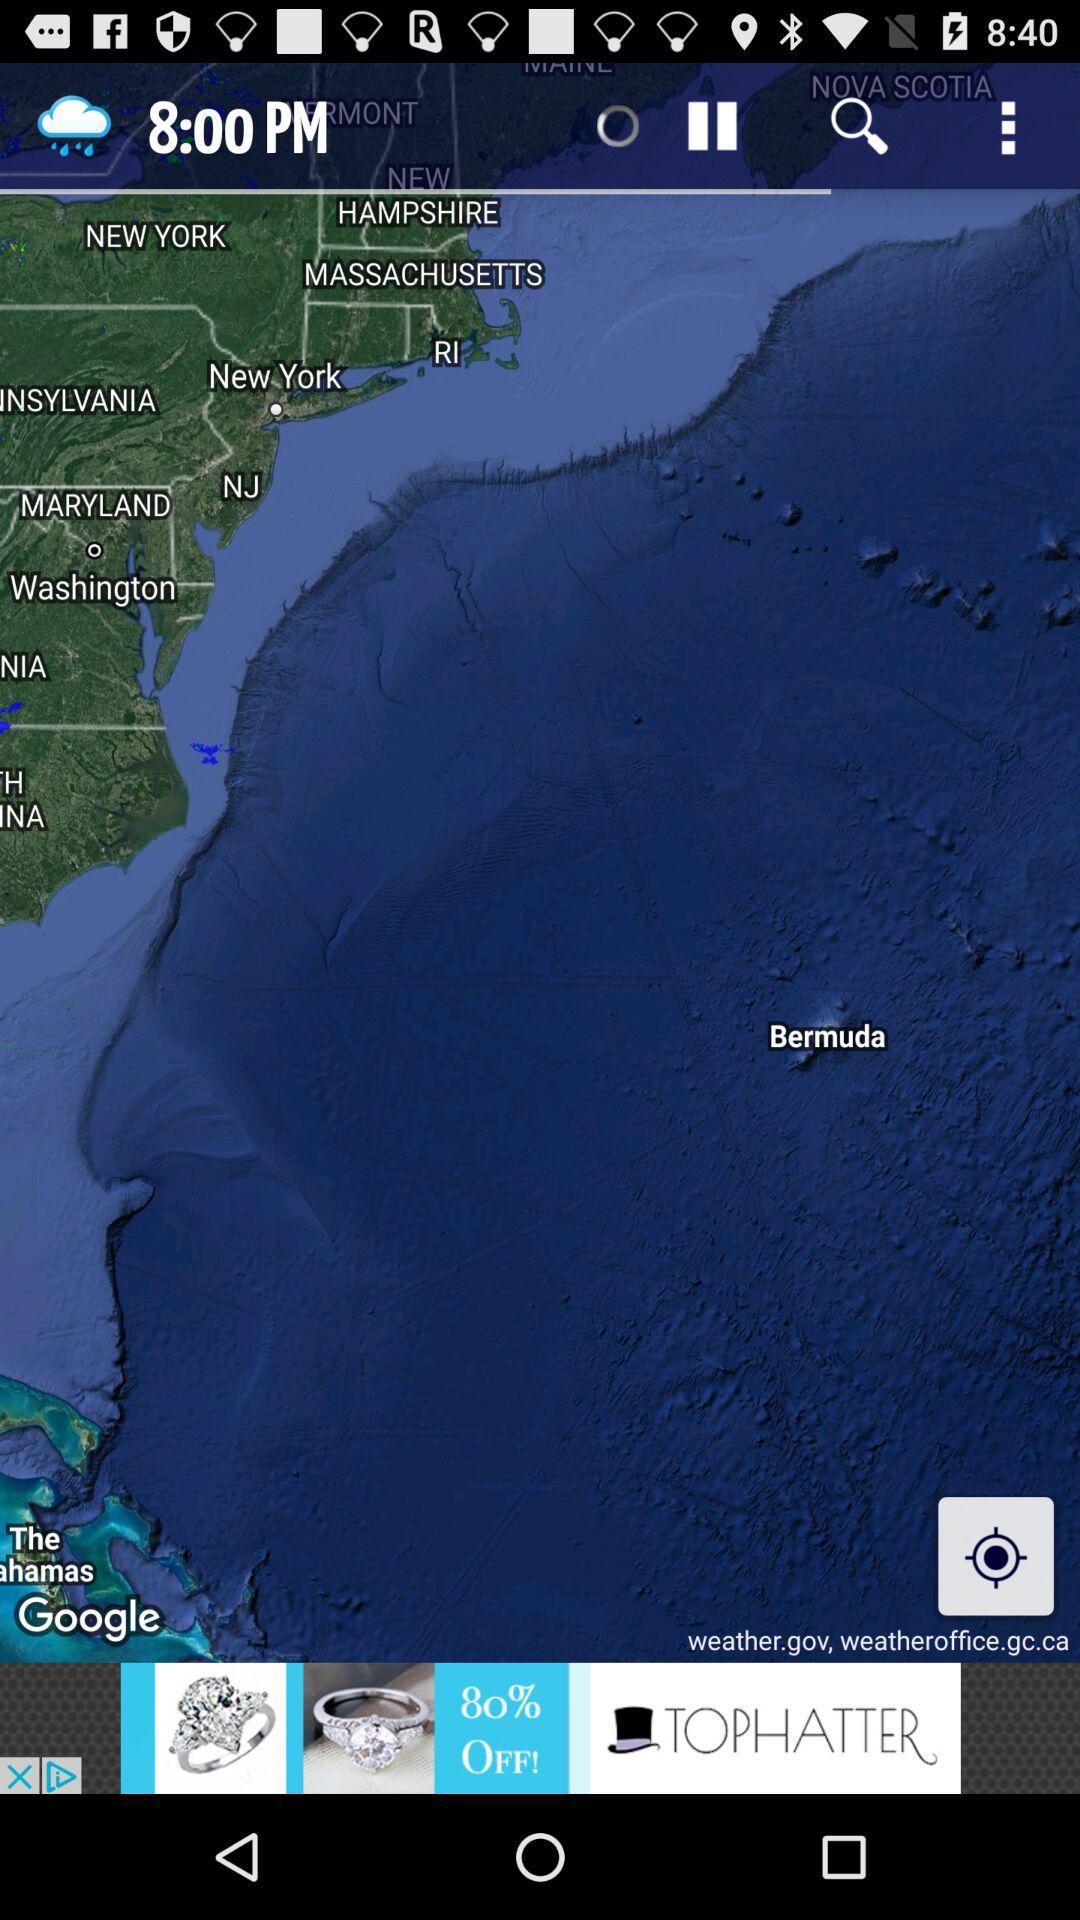  I want to click on advertise bar, so click(540, 1727).